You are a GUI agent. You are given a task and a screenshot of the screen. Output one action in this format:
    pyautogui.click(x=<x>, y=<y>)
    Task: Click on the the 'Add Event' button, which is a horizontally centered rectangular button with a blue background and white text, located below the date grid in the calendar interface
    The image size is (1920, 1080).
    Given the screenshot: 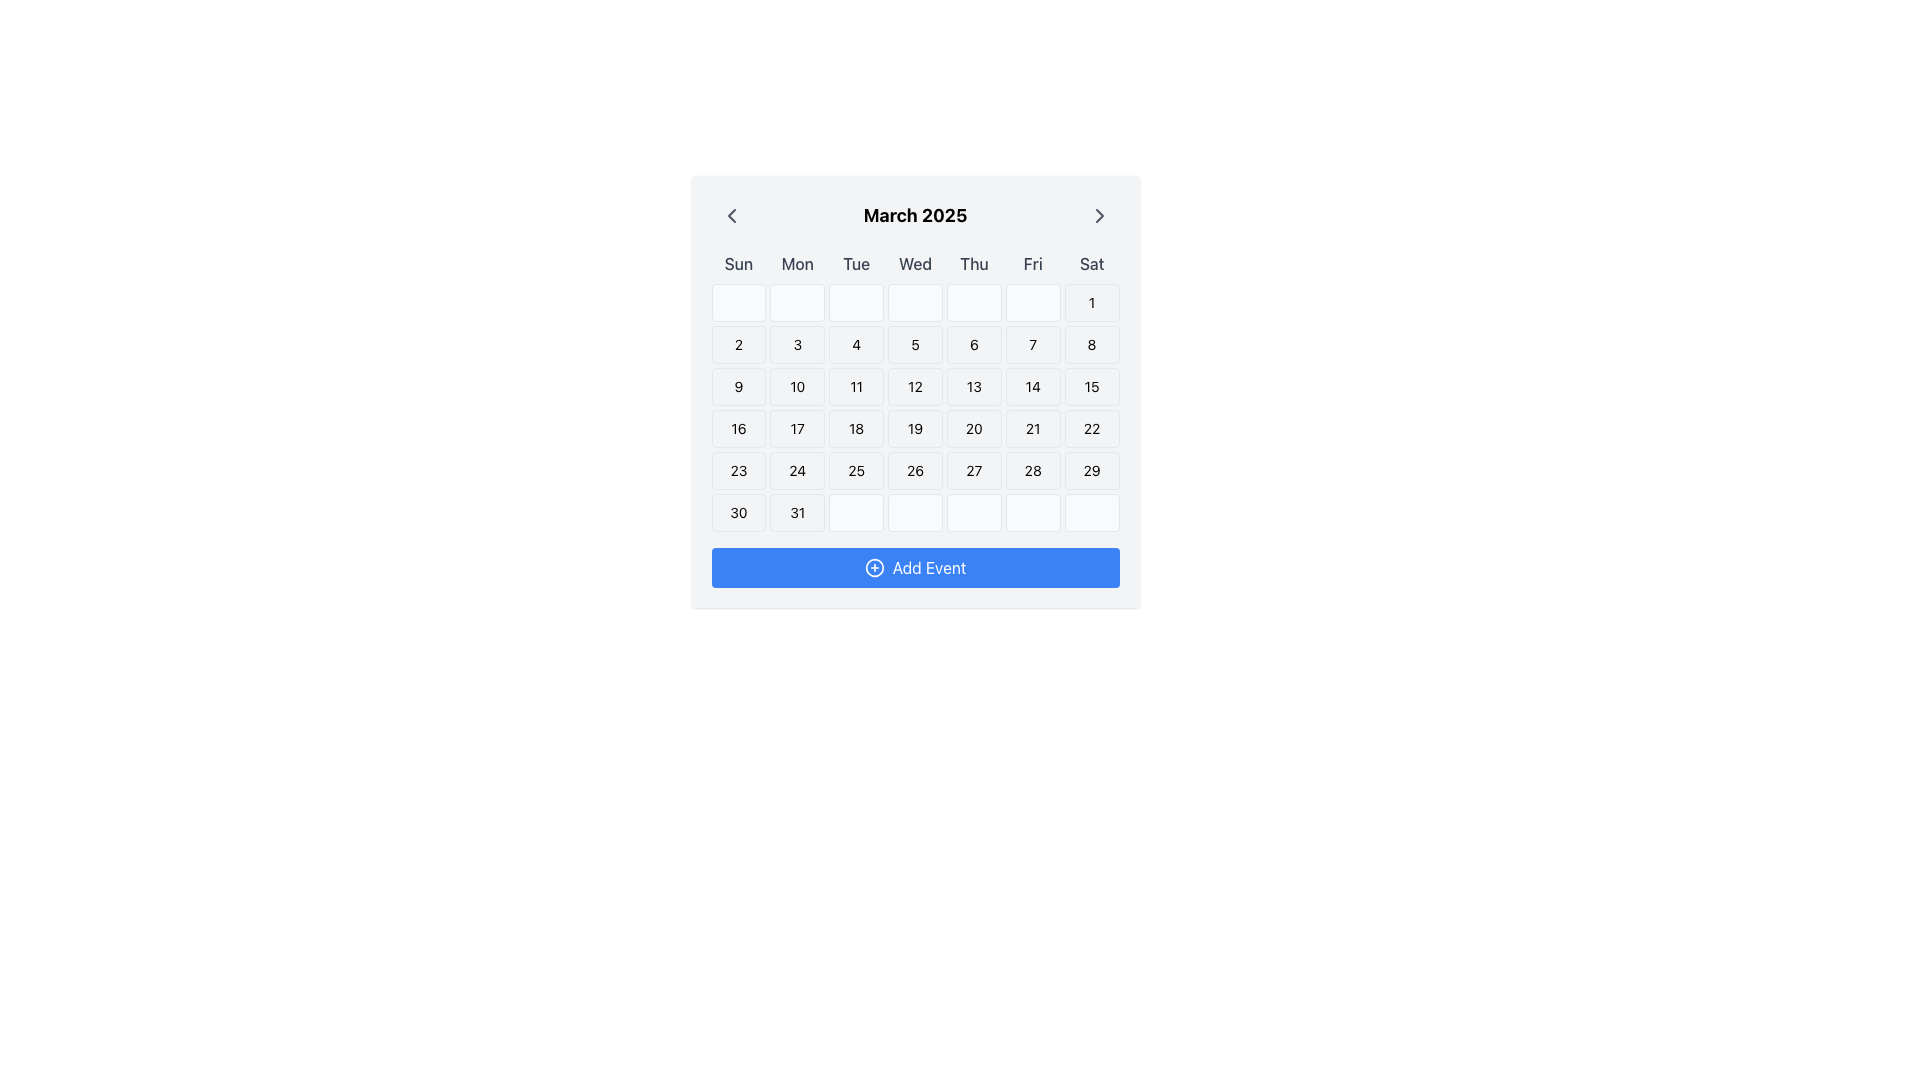 What is the action you would take?
    pyautogui.click(x=914, y=567)
    